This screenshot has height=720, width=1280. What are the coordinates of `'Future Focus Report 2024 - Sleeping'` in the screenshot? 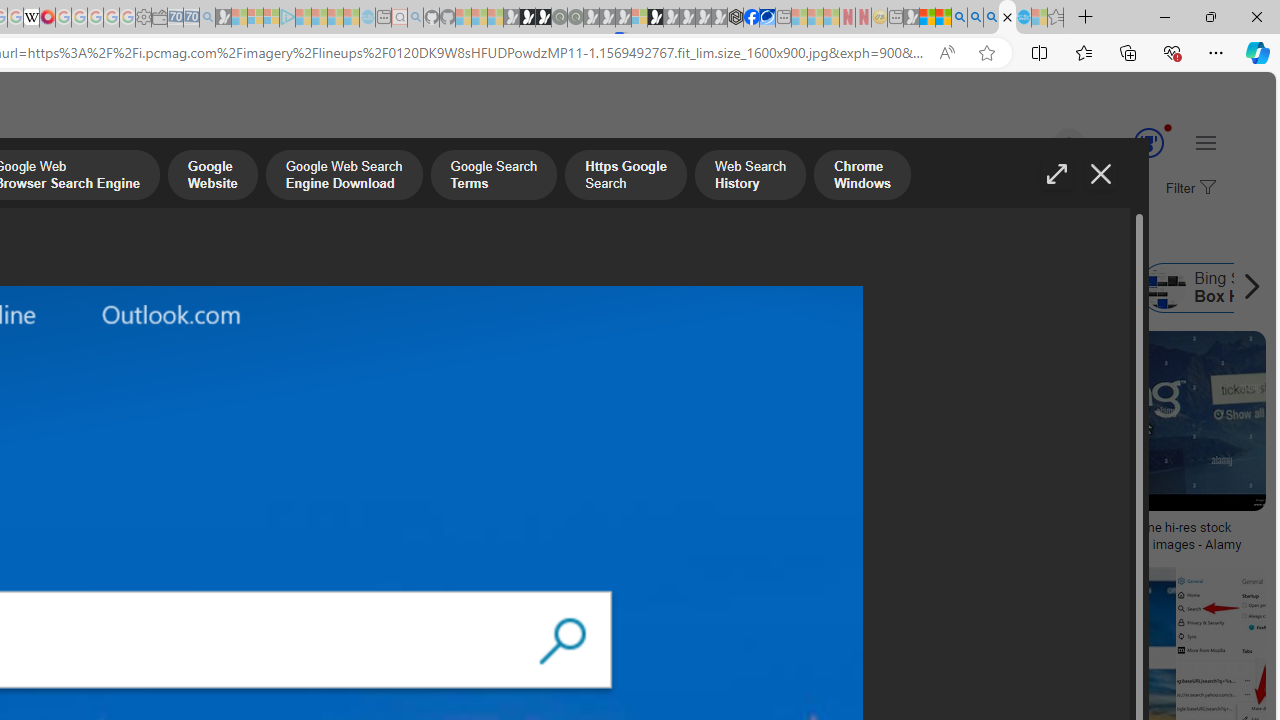 It's located at (574, 17).